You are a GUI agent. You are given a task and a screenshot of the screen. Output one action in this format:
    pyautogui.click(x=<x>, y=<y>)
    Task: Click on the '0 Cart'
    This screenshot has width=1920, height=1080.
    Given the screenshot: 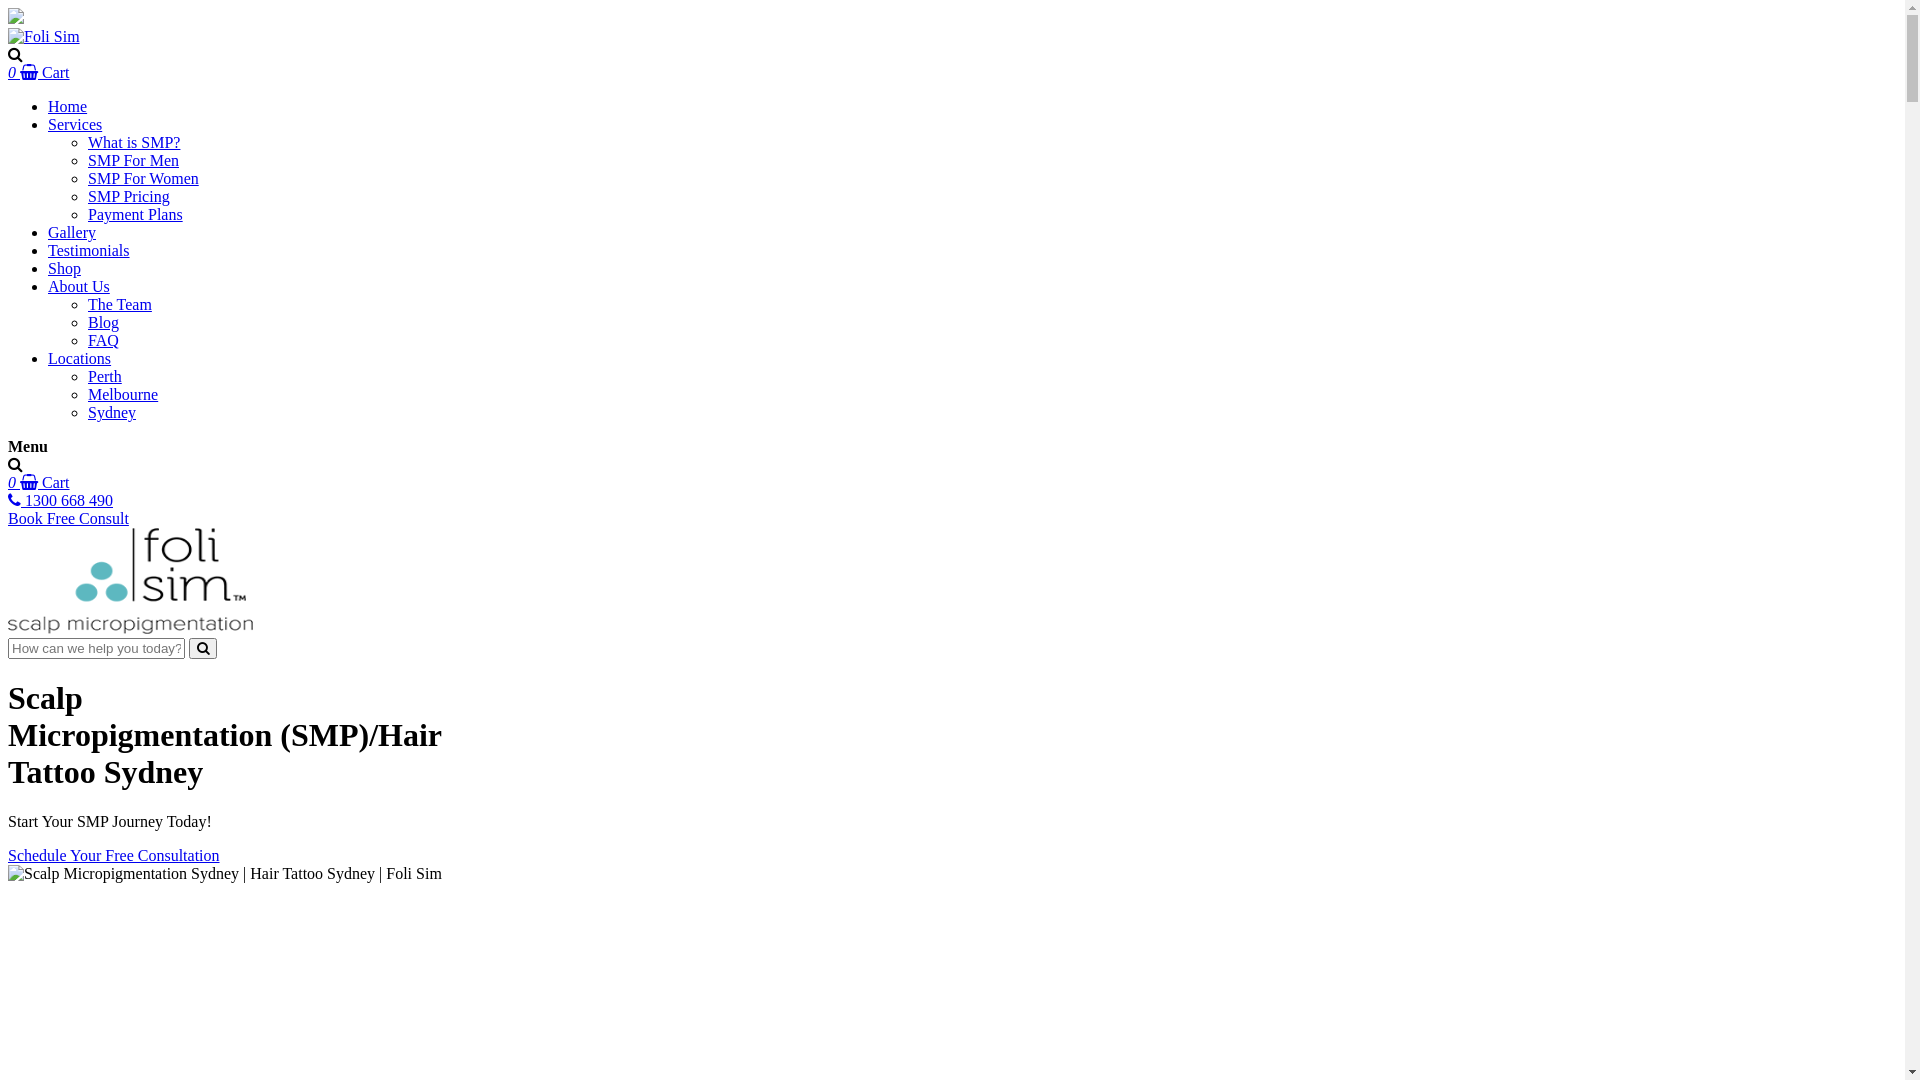 What is the action you would take?
    pyautogui.click(x=38, y=71)
    